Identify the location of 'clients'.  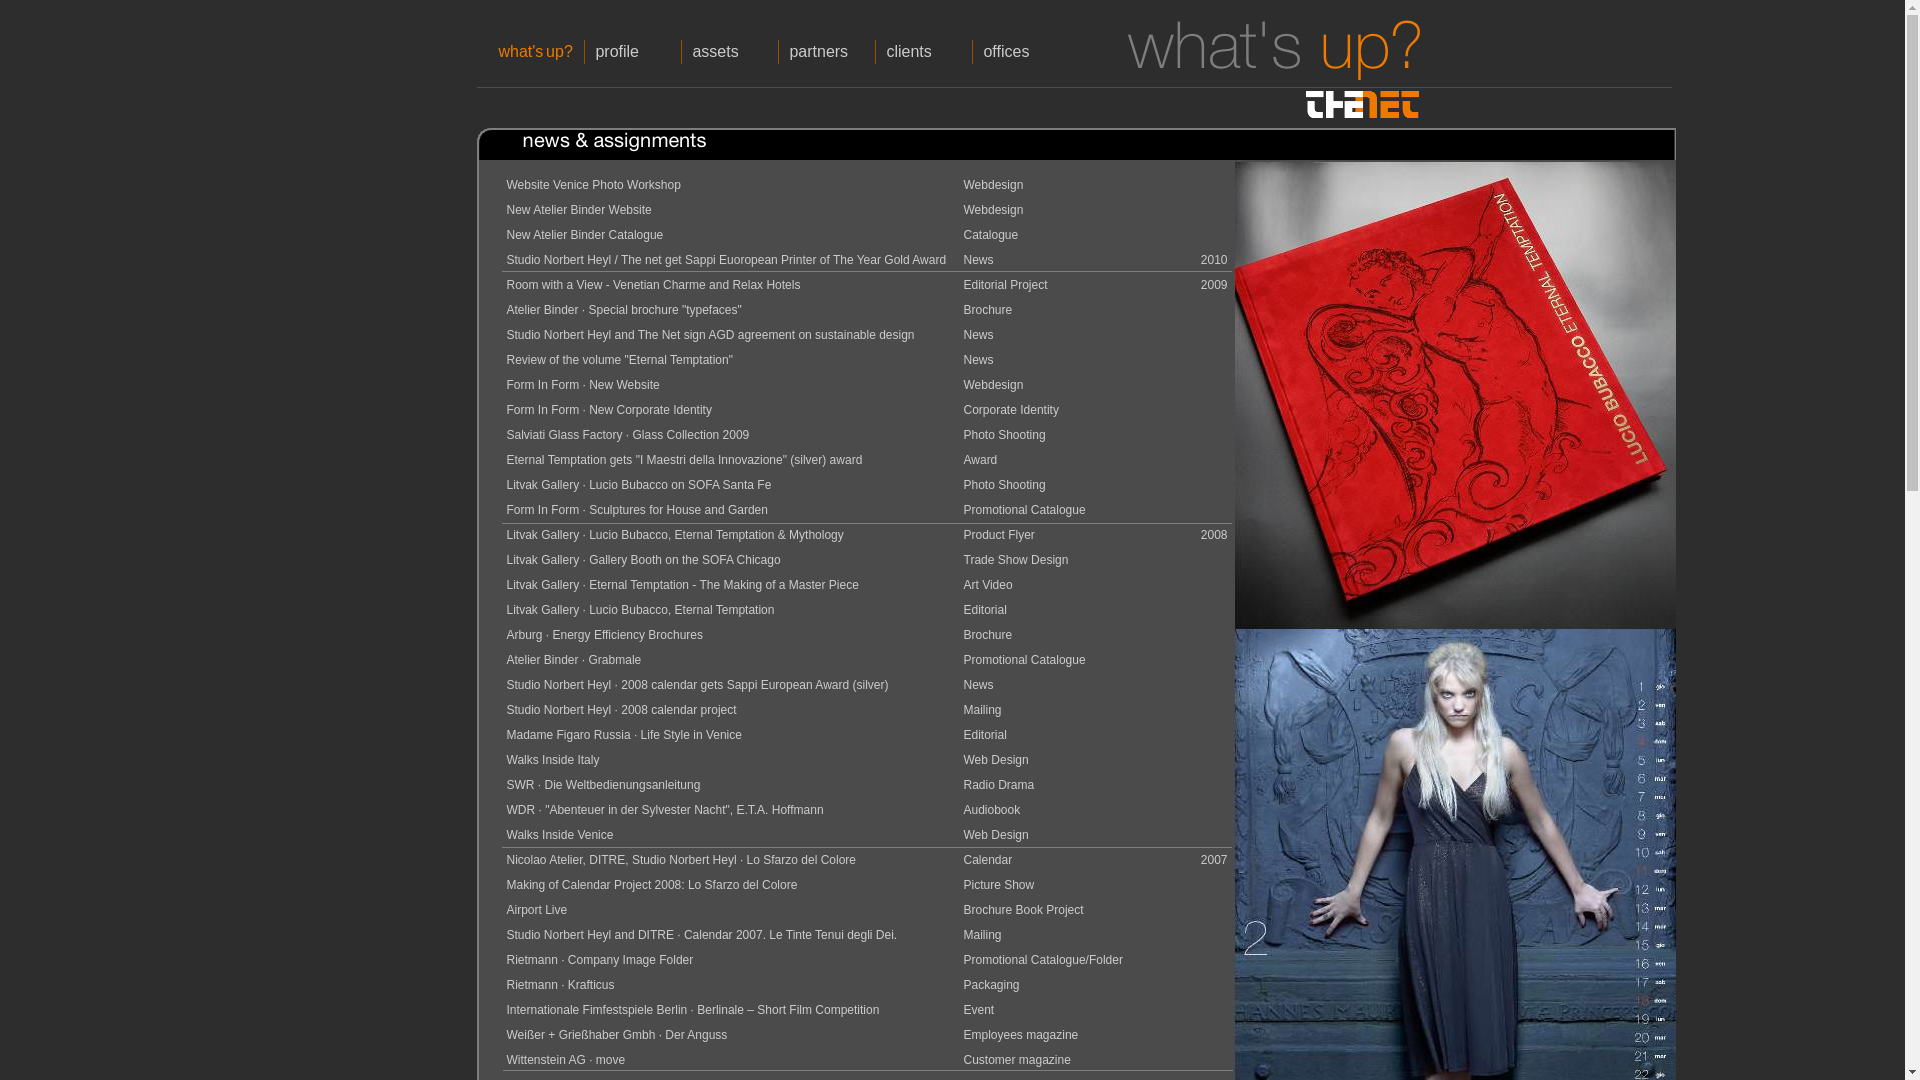
(922, 50).